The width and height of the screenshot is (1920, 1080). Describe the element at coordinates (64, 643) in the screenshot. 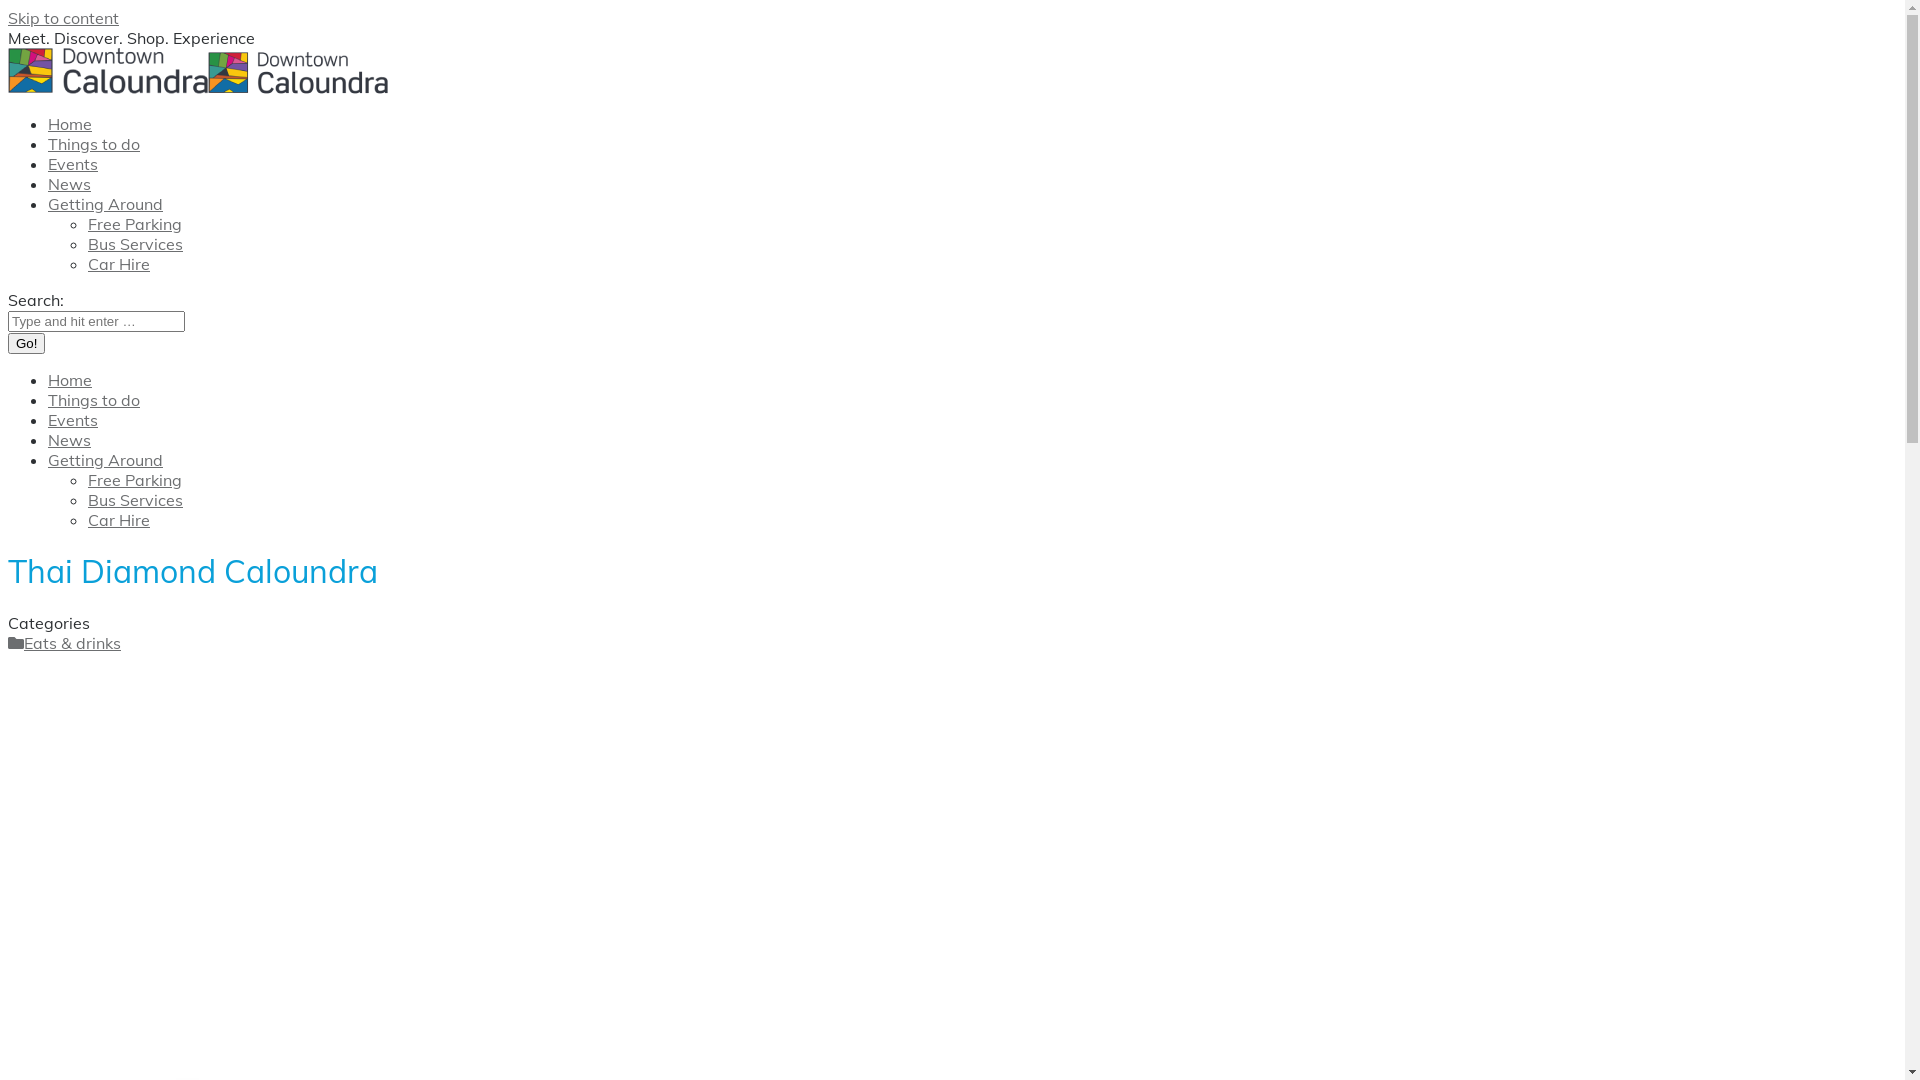

I see `'Eats & drinks'` at that location.